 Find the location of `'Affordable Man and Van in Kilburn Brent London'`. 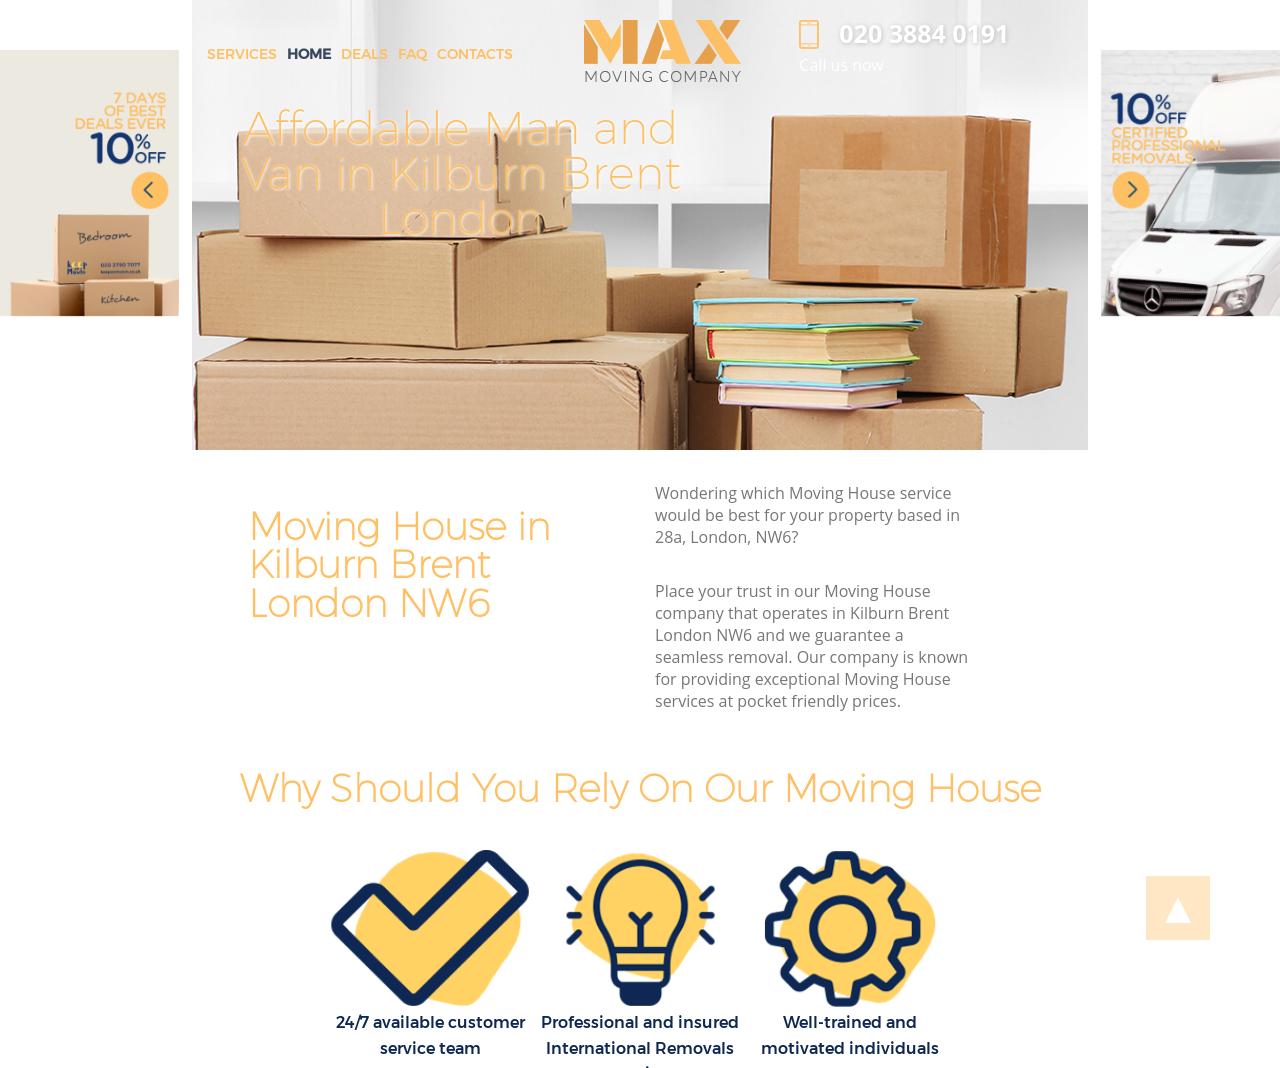

'Affordable Man and Van in Kilburn Brent London' is located at coordinates (459, 172).